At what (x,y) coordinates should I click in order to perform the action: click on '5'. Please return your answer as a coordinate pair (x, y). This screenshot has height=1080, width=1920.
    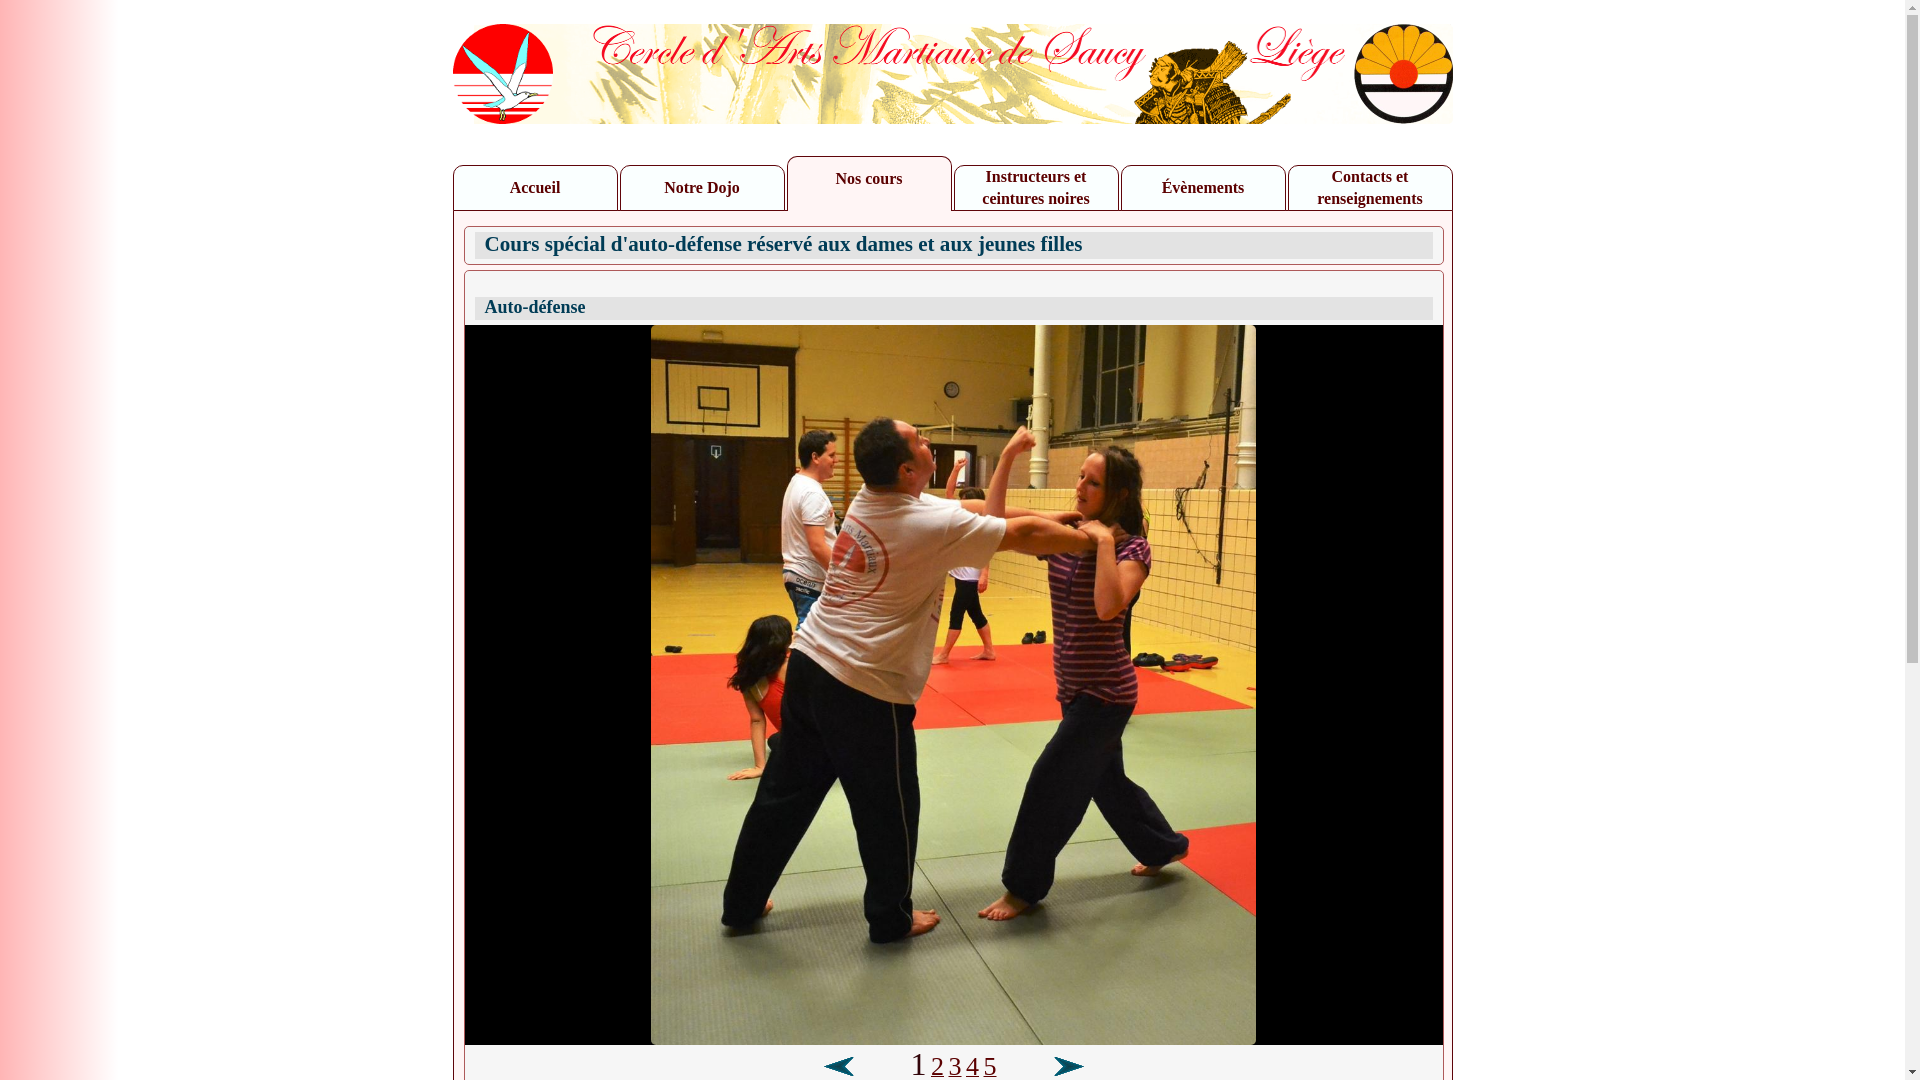
    Looking at the image, I should click on (990, 1067).